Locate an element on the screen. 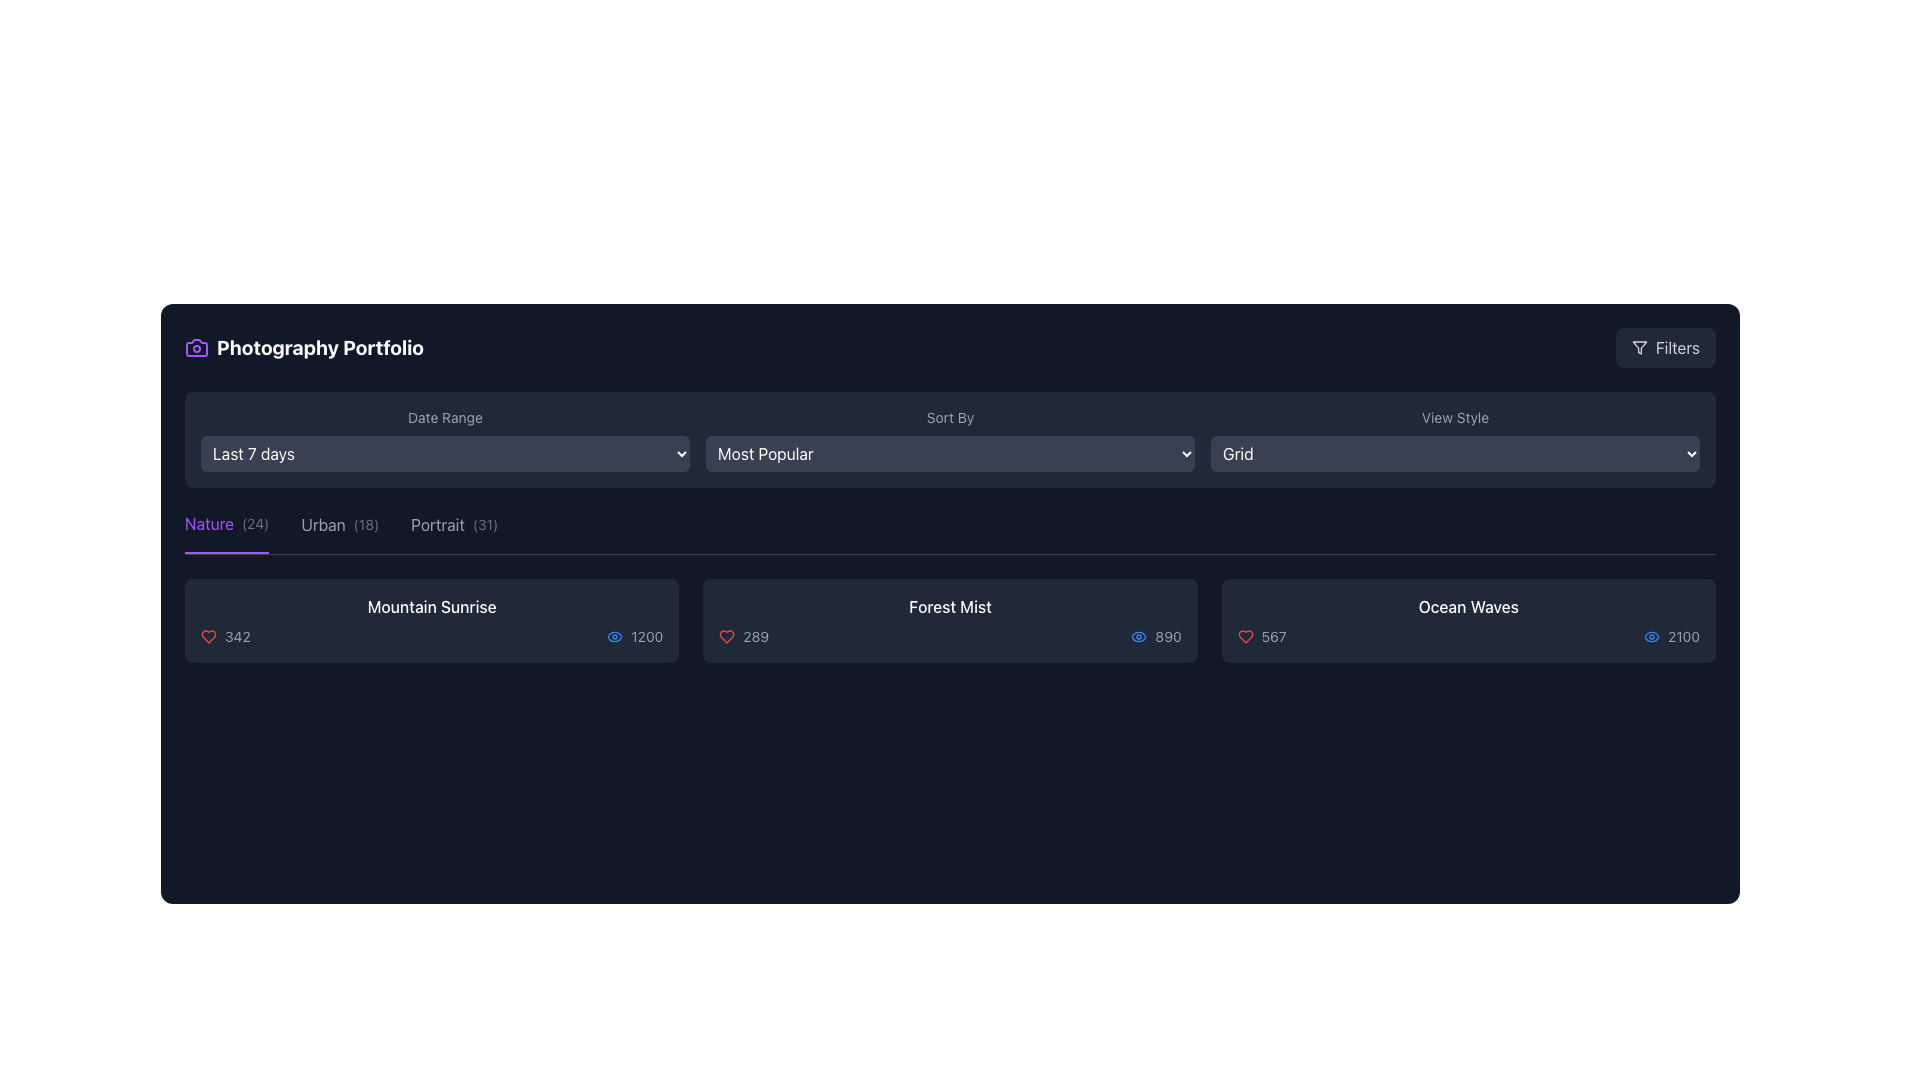 This screenshot has width=1920, height=1080. the heart icon representing the 'like' or 'favorite' for the item 'Mountain Sunrise' located in the grid view, positioned to the left of the number '342' is located at coordinates (209, 636).